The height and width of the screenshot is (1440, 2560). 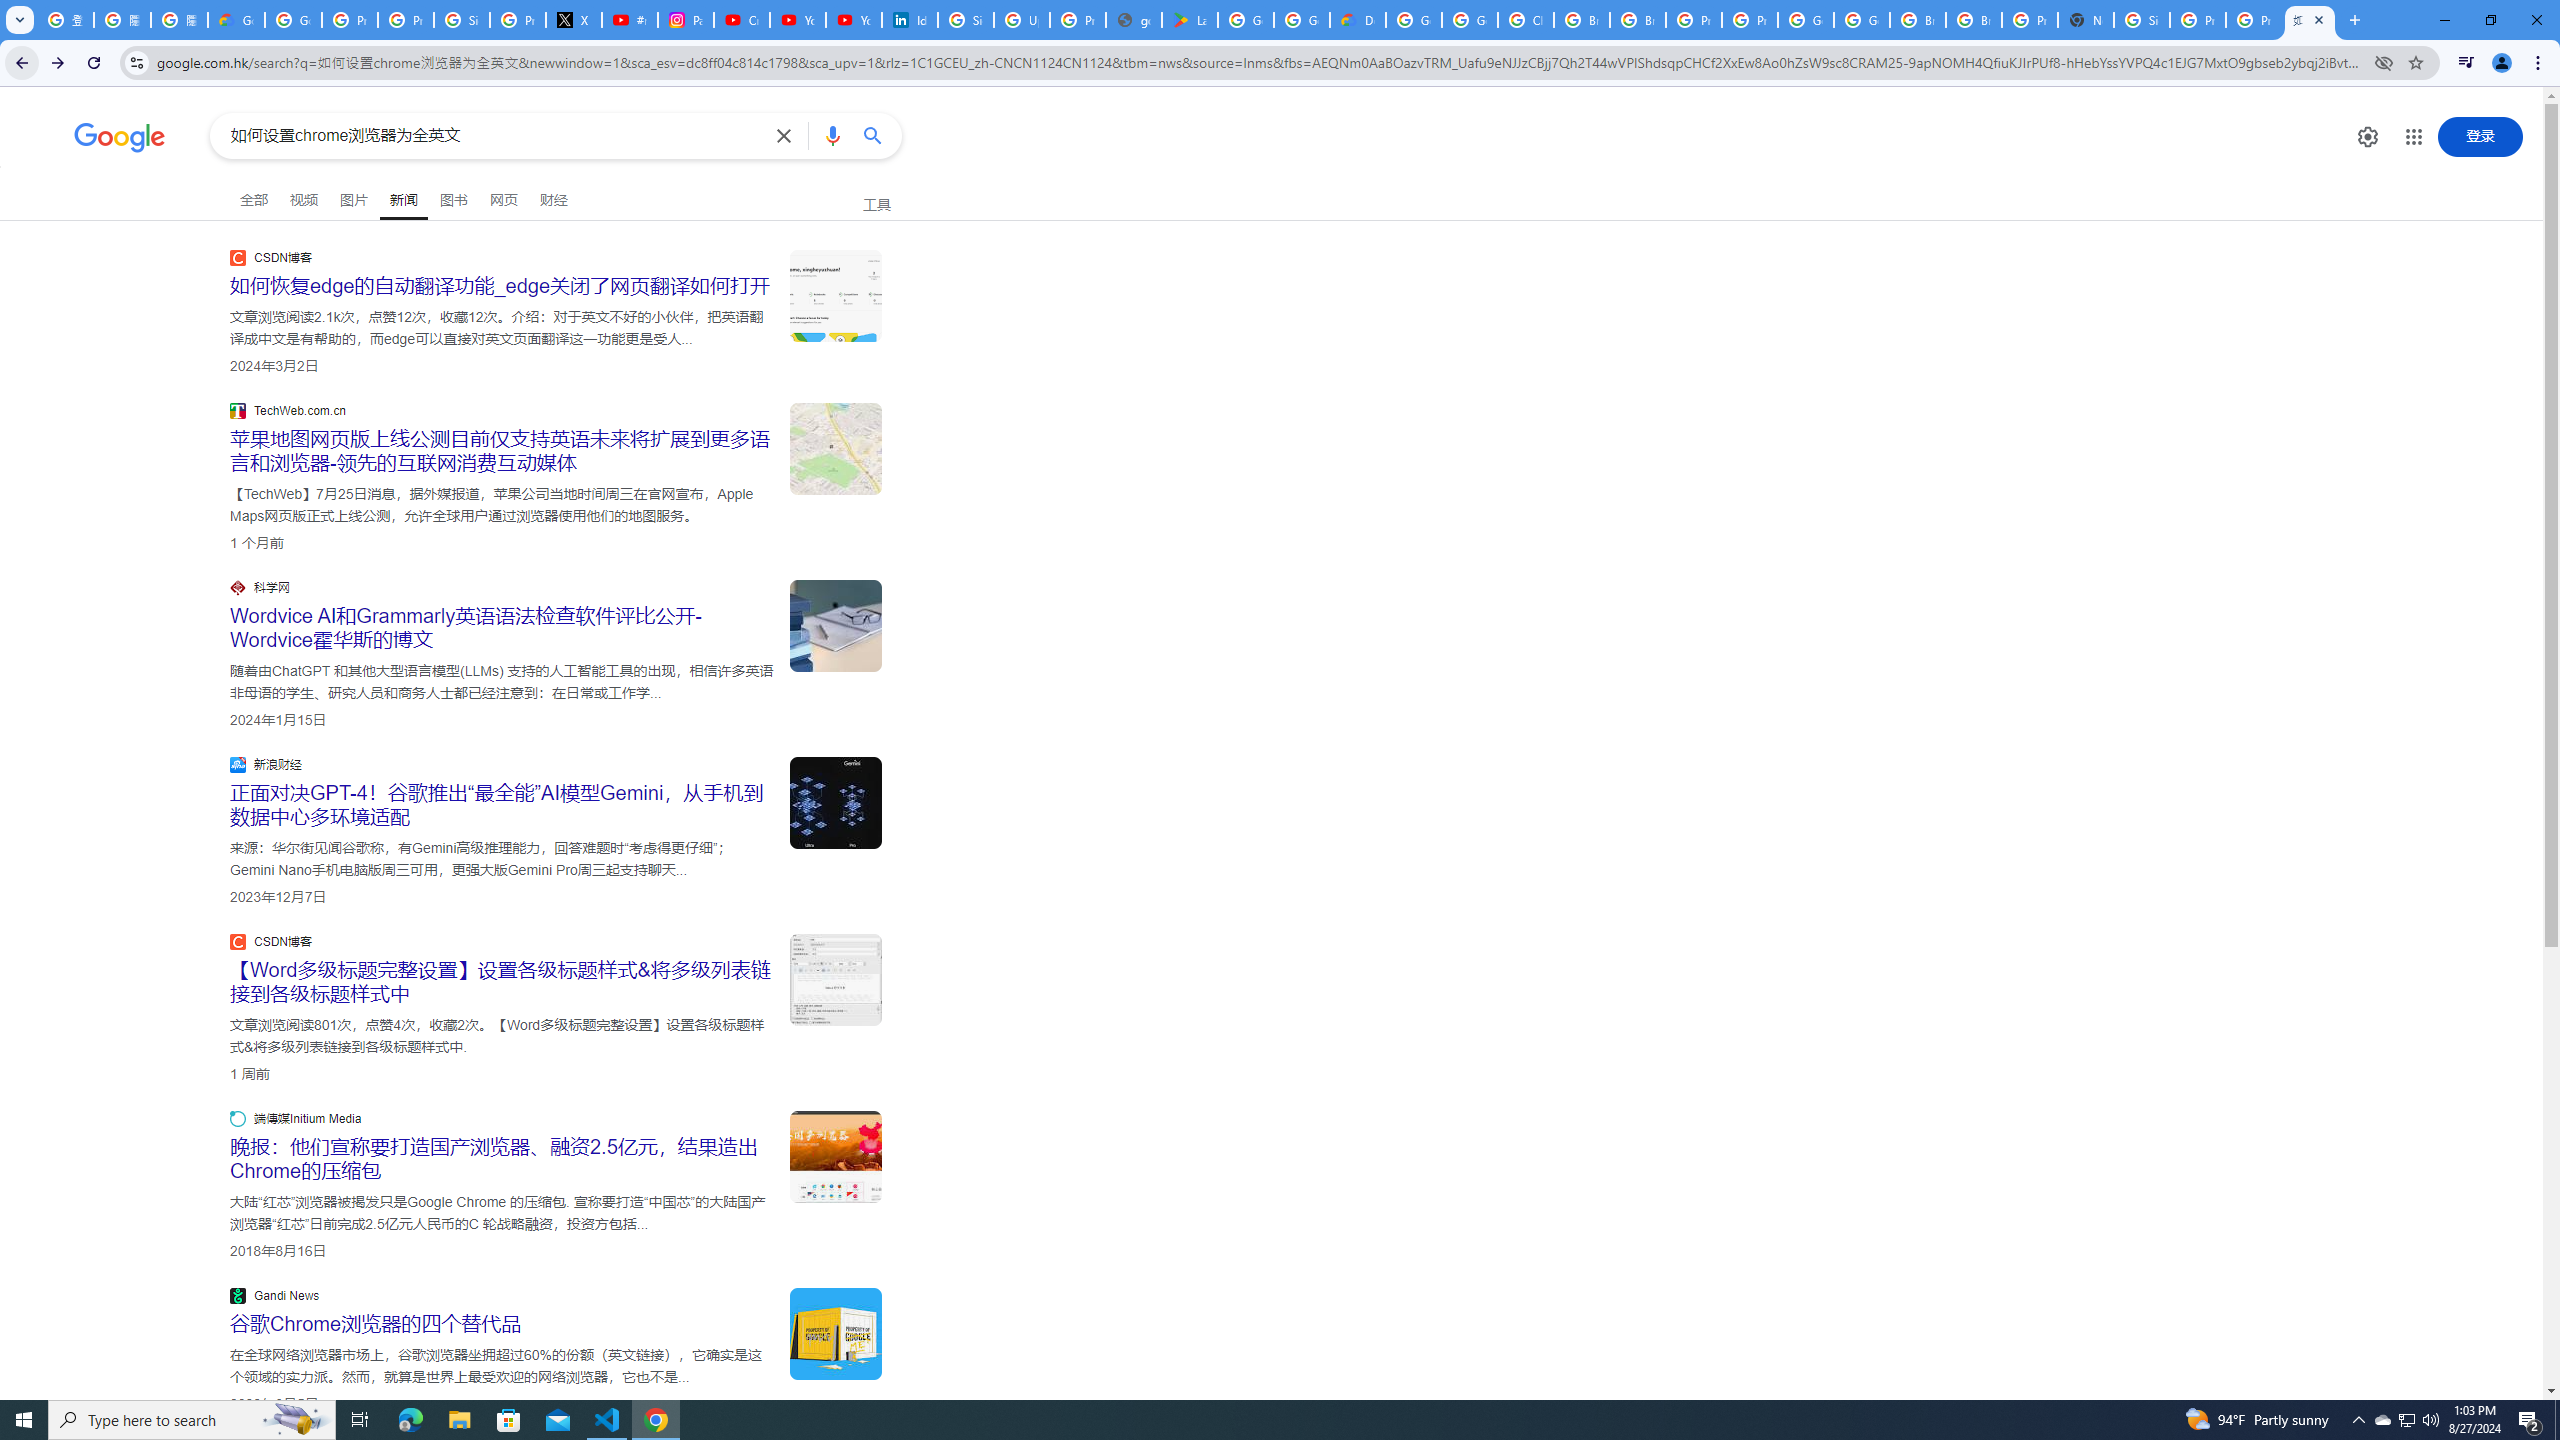 What do you see at coordinates (1805, 19) in the screenshot?
I see `'Google Cloud Platform'` at bounding box center [1805, 19].